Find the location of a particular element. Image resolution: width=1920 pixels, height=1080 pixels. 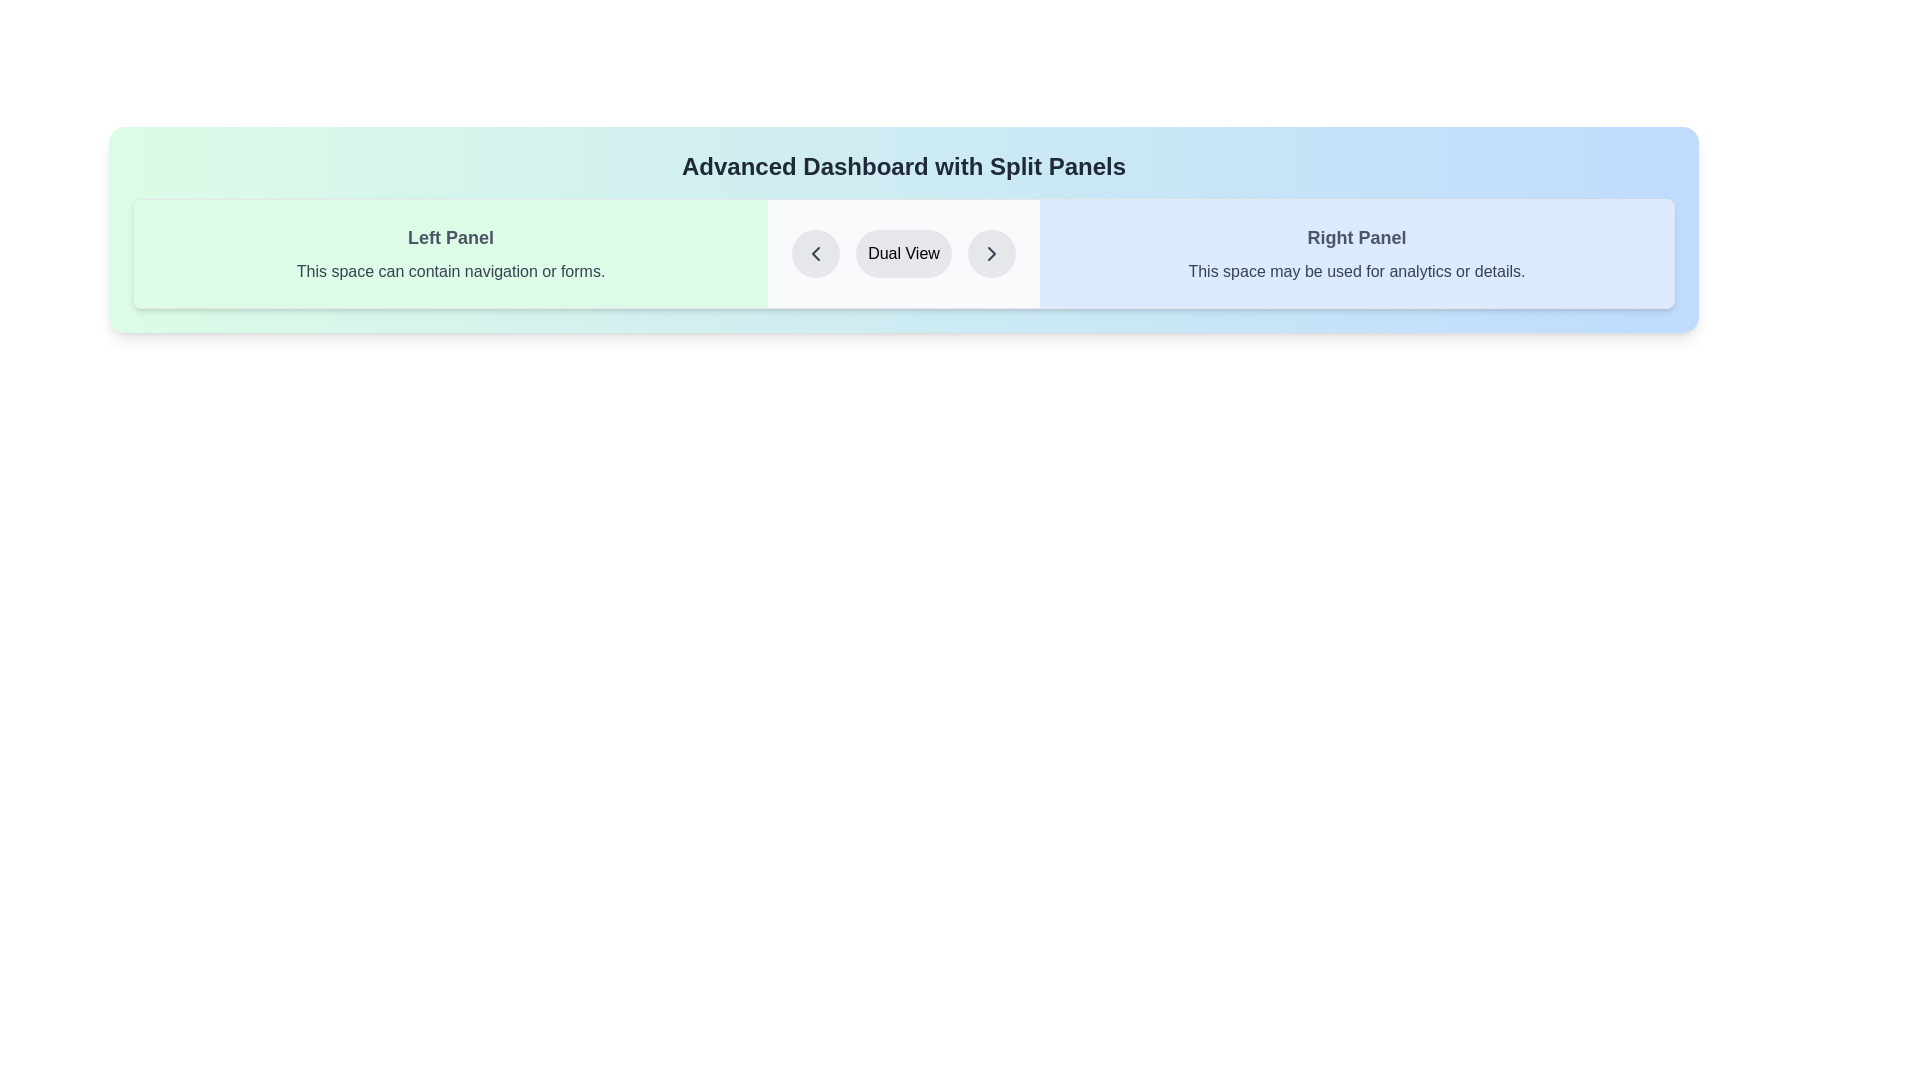

the header text label located in the left panel of the interface, which provides context about the section's purpose is located at coordinates (450, 237).